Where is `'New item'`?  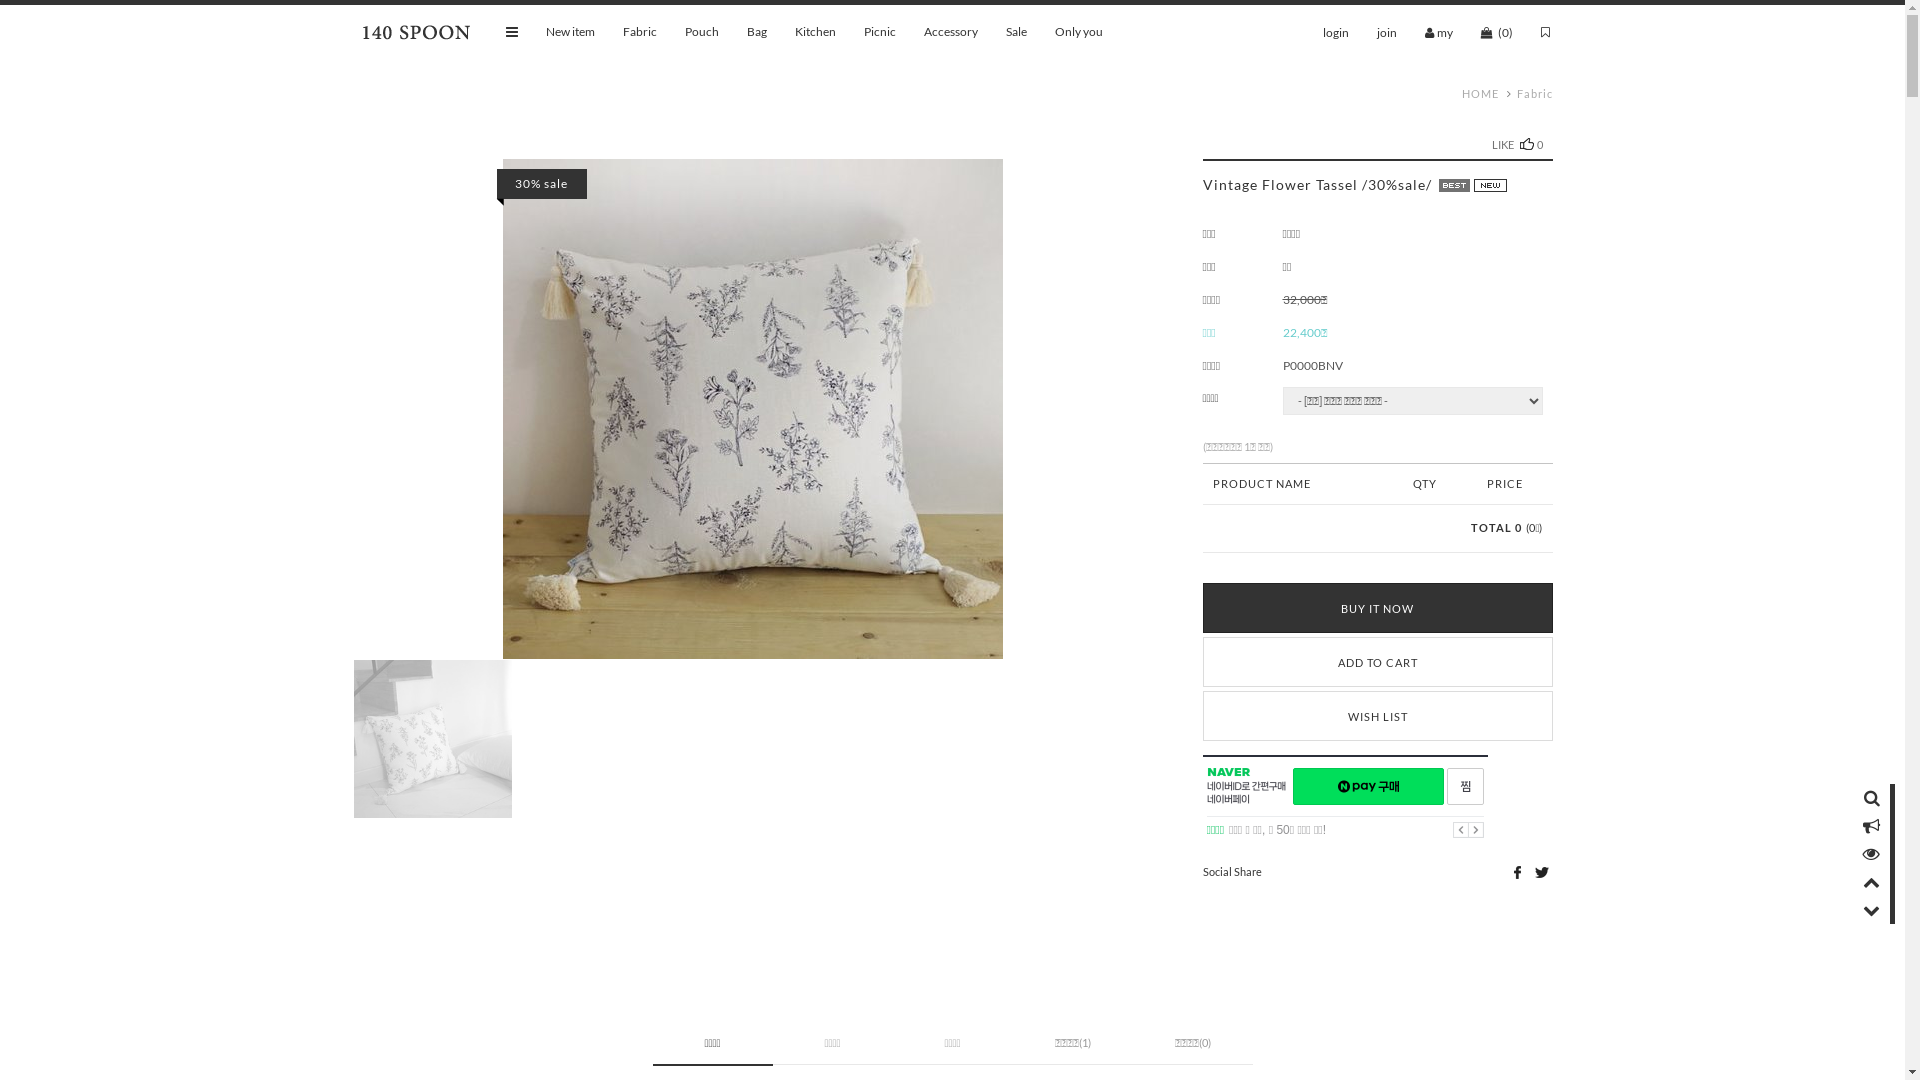
'New item' is located at coordinates (546, 31).